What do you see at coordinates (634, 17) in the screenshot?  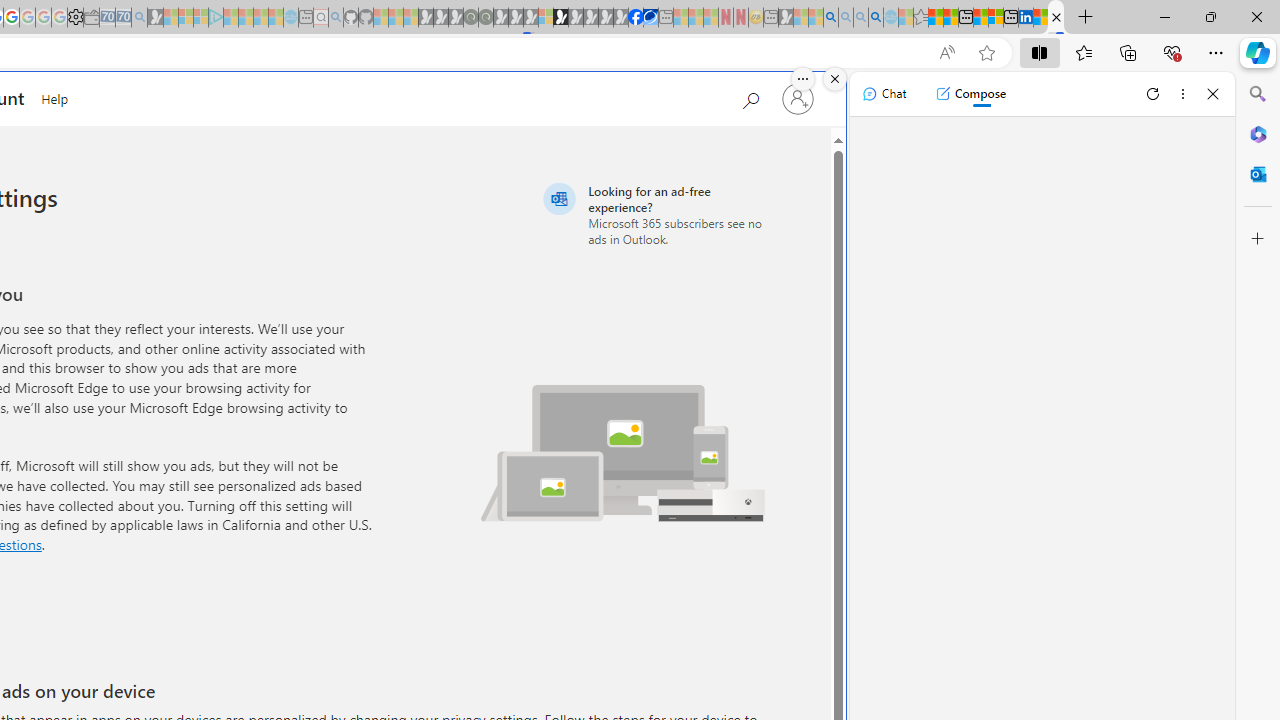 I see `'Nordace | Facebook'` at bounding box center [634, 17].